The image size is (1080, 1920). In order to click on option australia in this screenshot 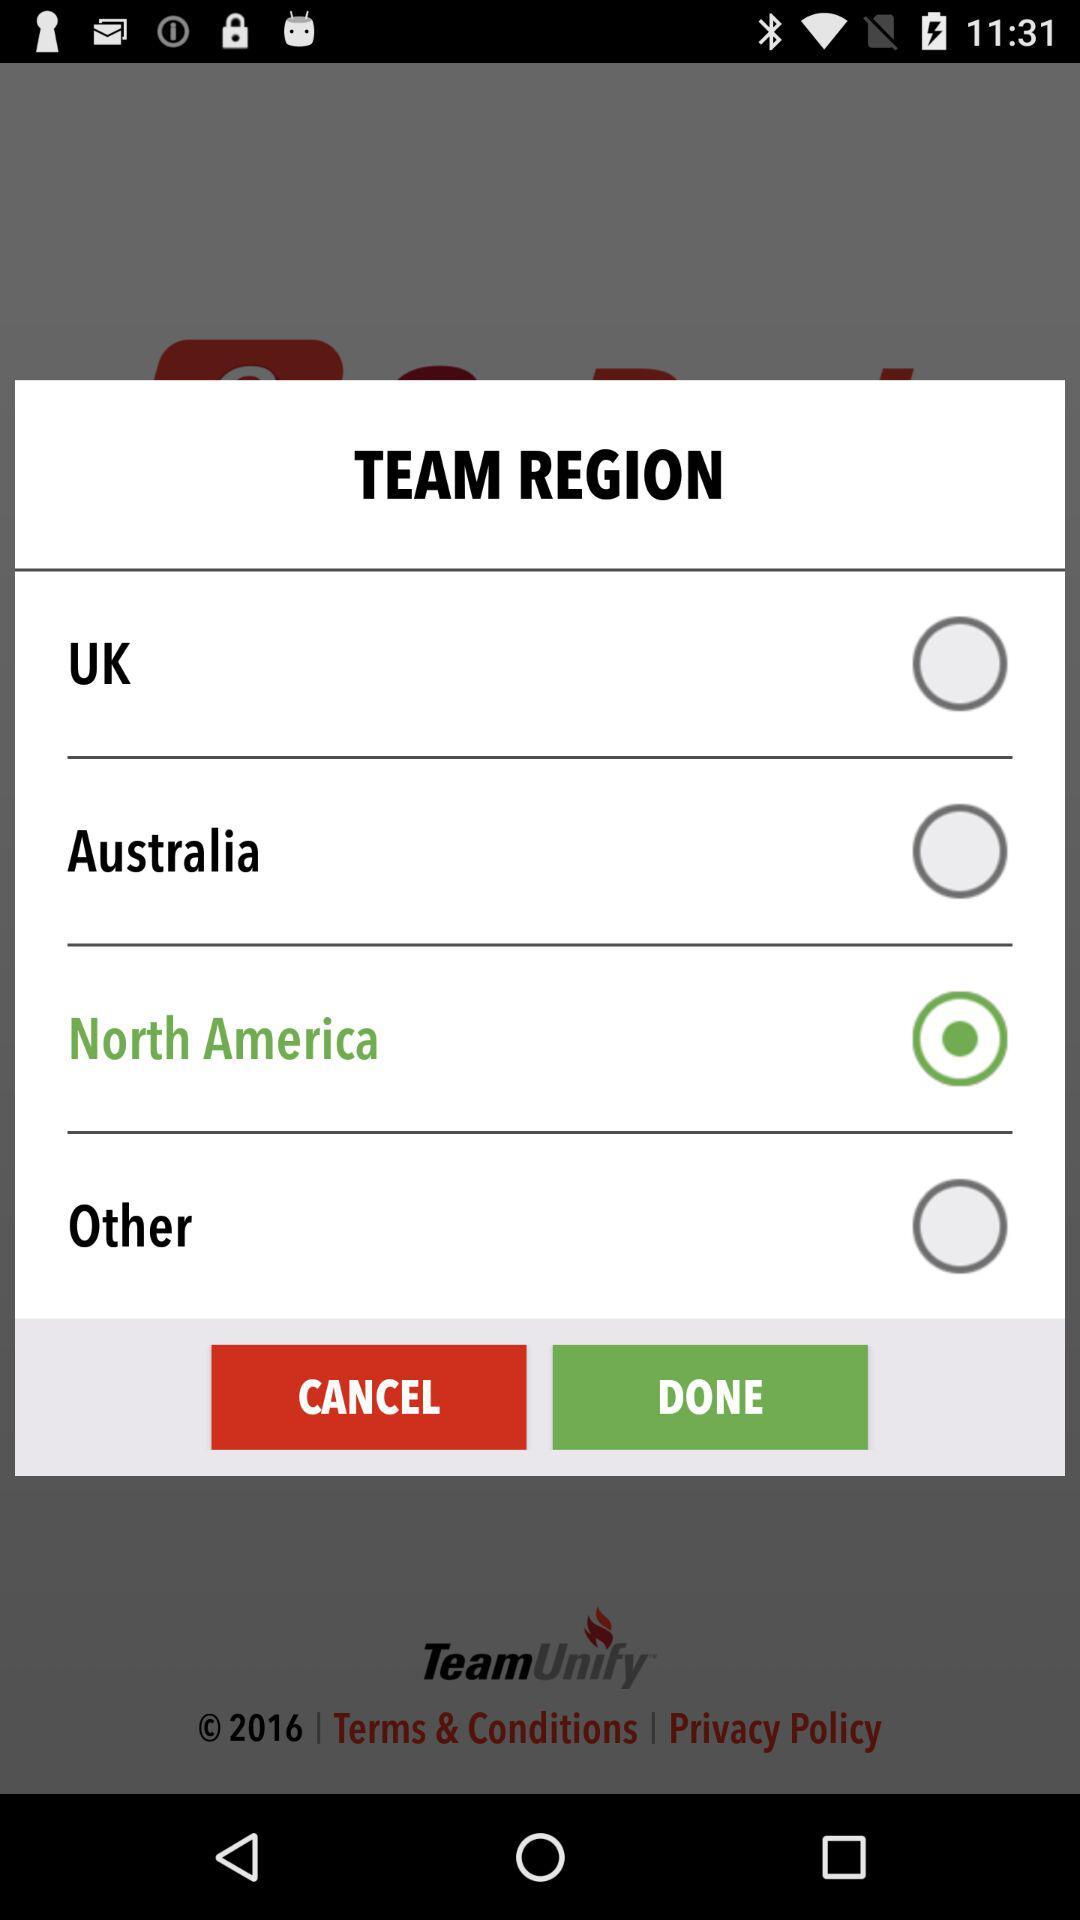, I will do `click(959, 851)`.